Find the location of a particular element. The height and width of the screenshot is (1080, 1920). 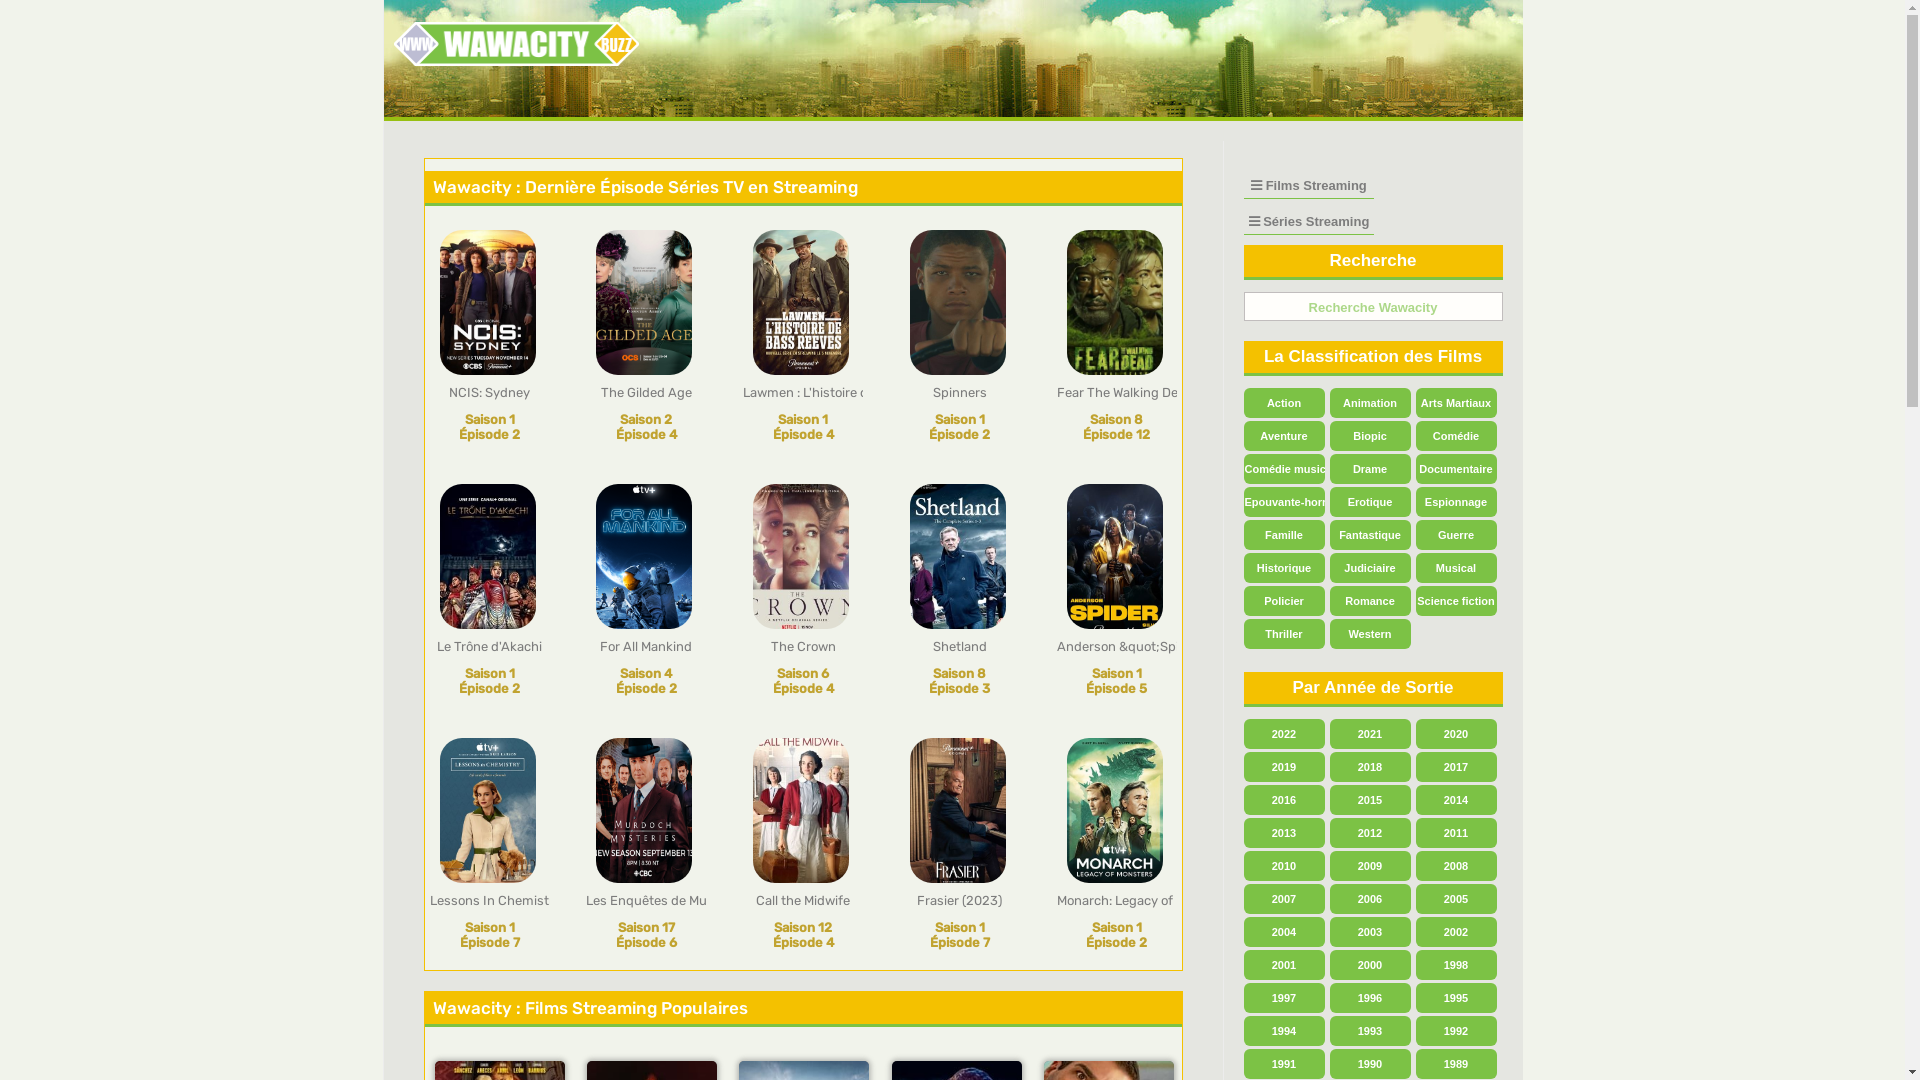

'Epouvante-horreur' is located at coordinates (1242, 500).